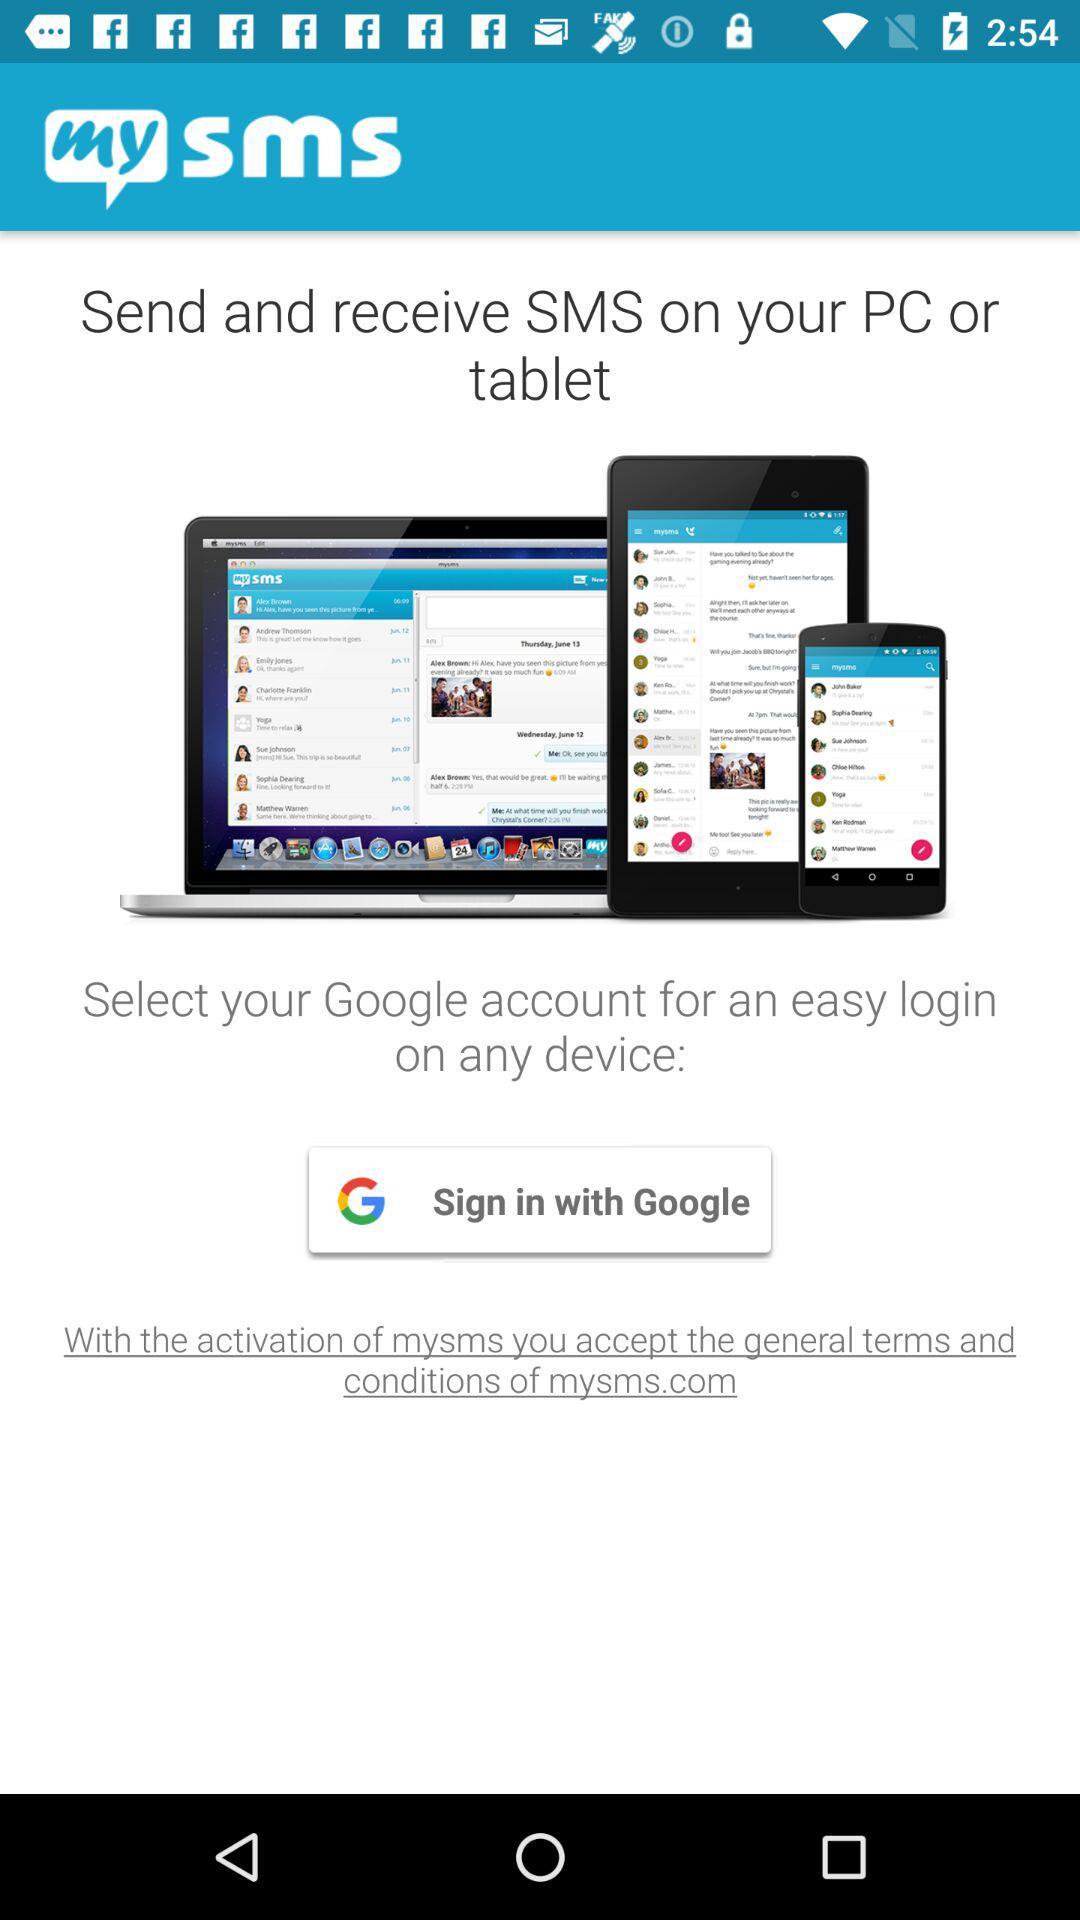  Describe the element at coordinates (540, 1200) in the screenshot. I see `the sign in with item` at that location.